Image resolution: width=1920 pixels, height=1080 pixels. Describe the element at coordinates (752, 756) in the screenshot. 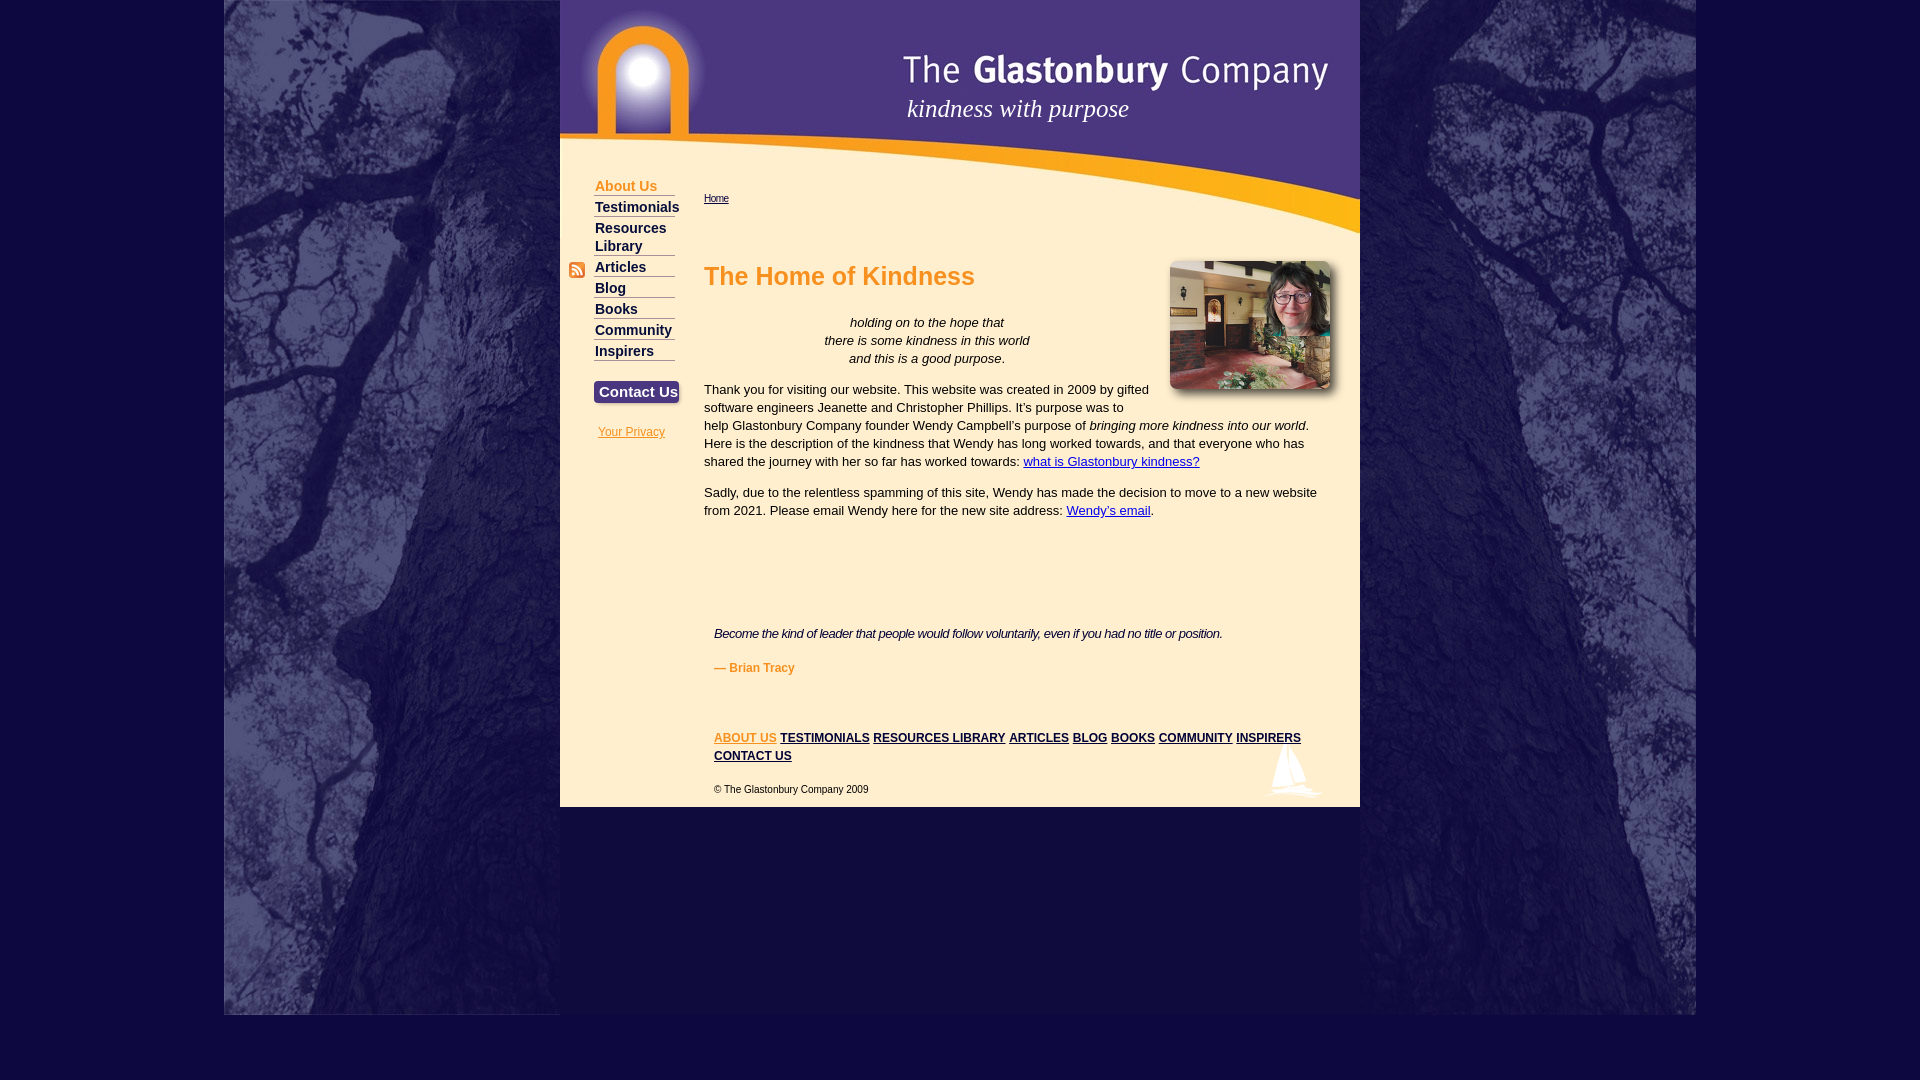

I see `'CONTACT US'` at that location.